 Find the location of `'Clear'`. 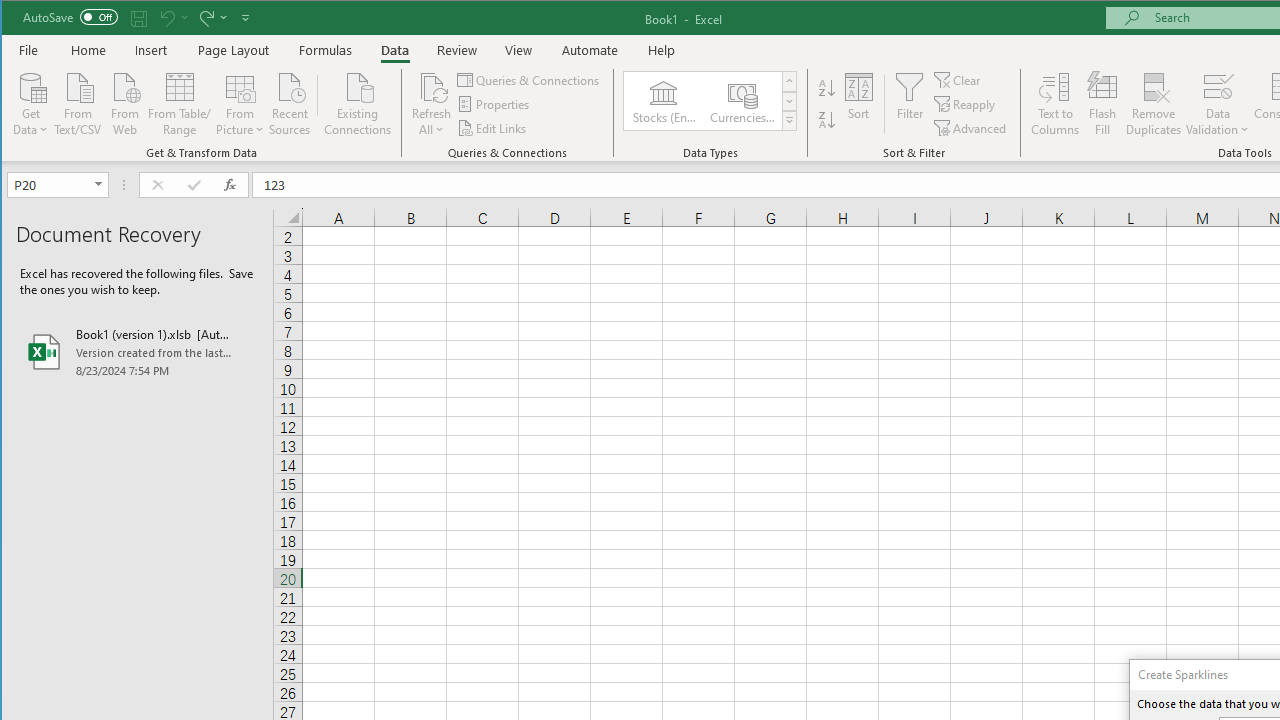

'Clear' is located at coordinates (957, 79).